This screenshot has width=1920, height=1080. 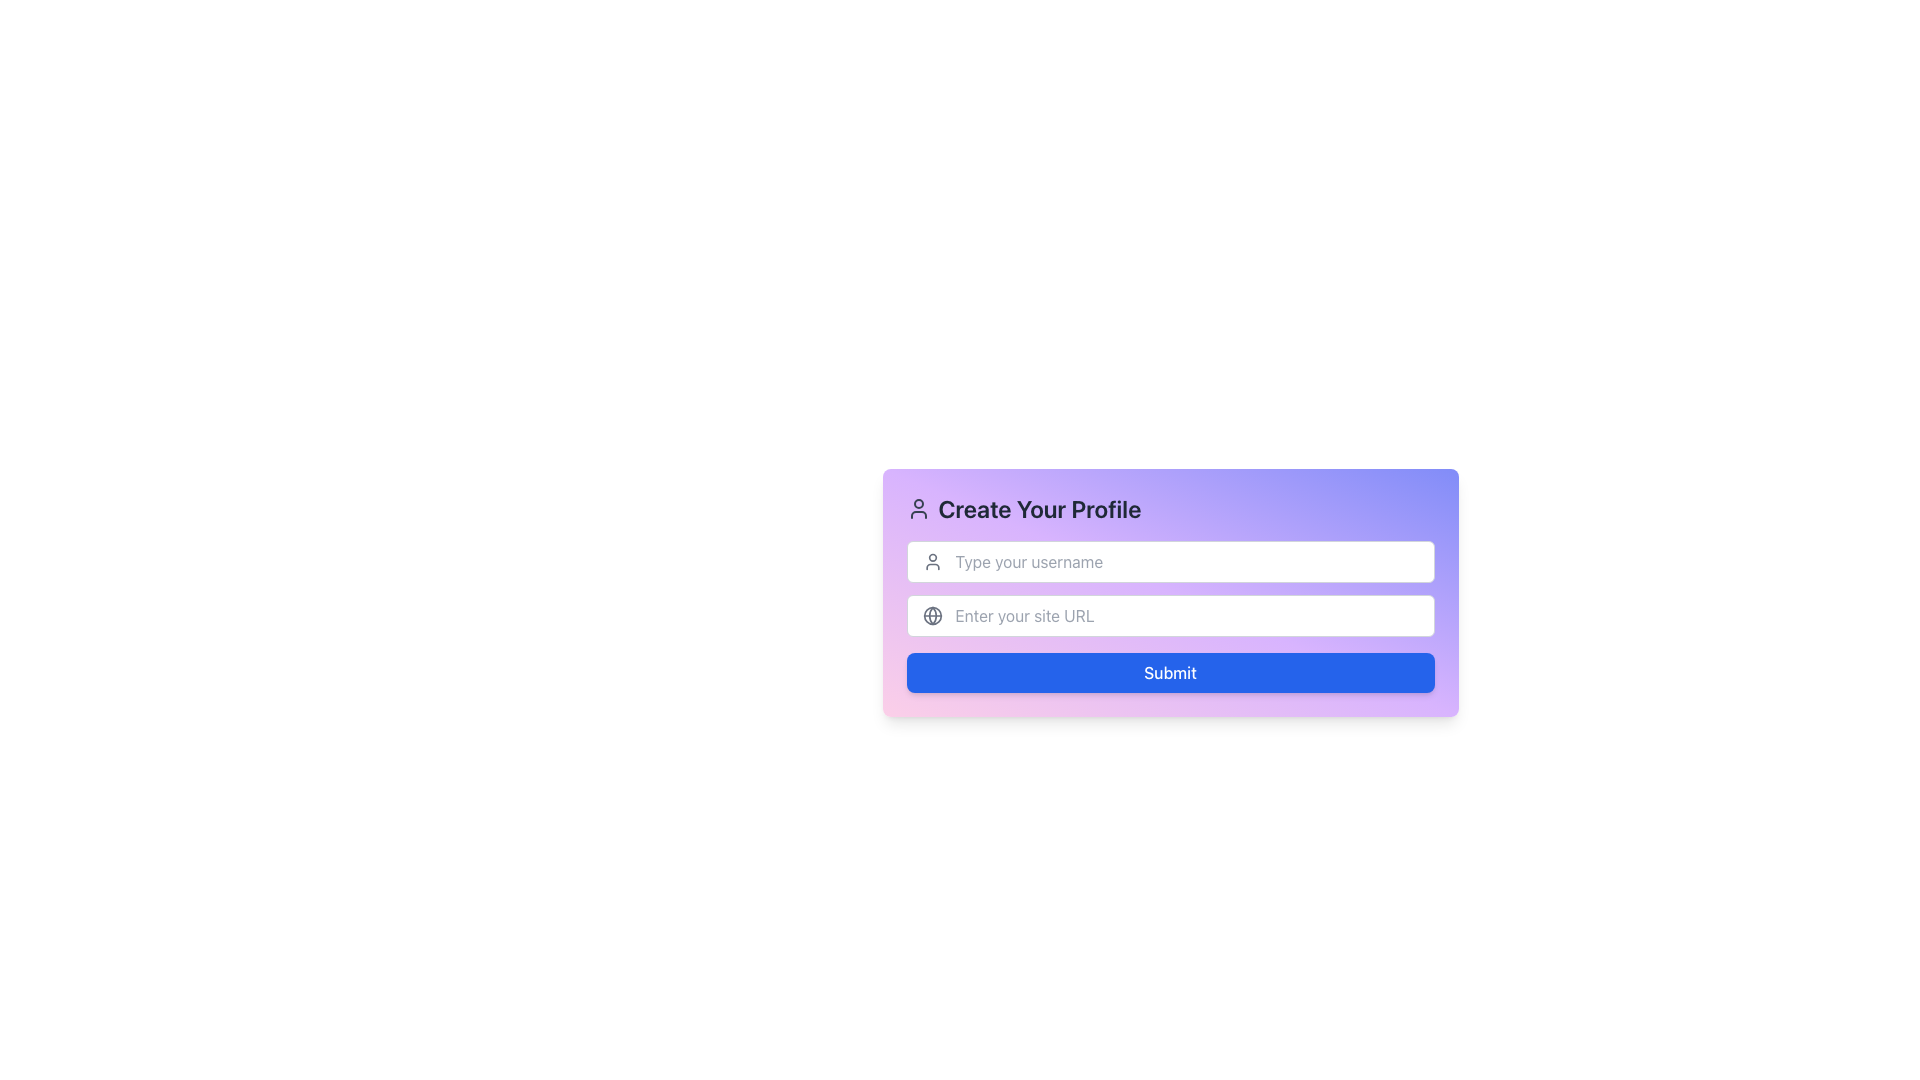 What do you see at coordinates (931, 615) in the screenshot?
I see `the small circular globe icon representing a URL, which is positioned to the left of the text input box labeled 'Enter your site URL'` at bounding box center [931, 615].